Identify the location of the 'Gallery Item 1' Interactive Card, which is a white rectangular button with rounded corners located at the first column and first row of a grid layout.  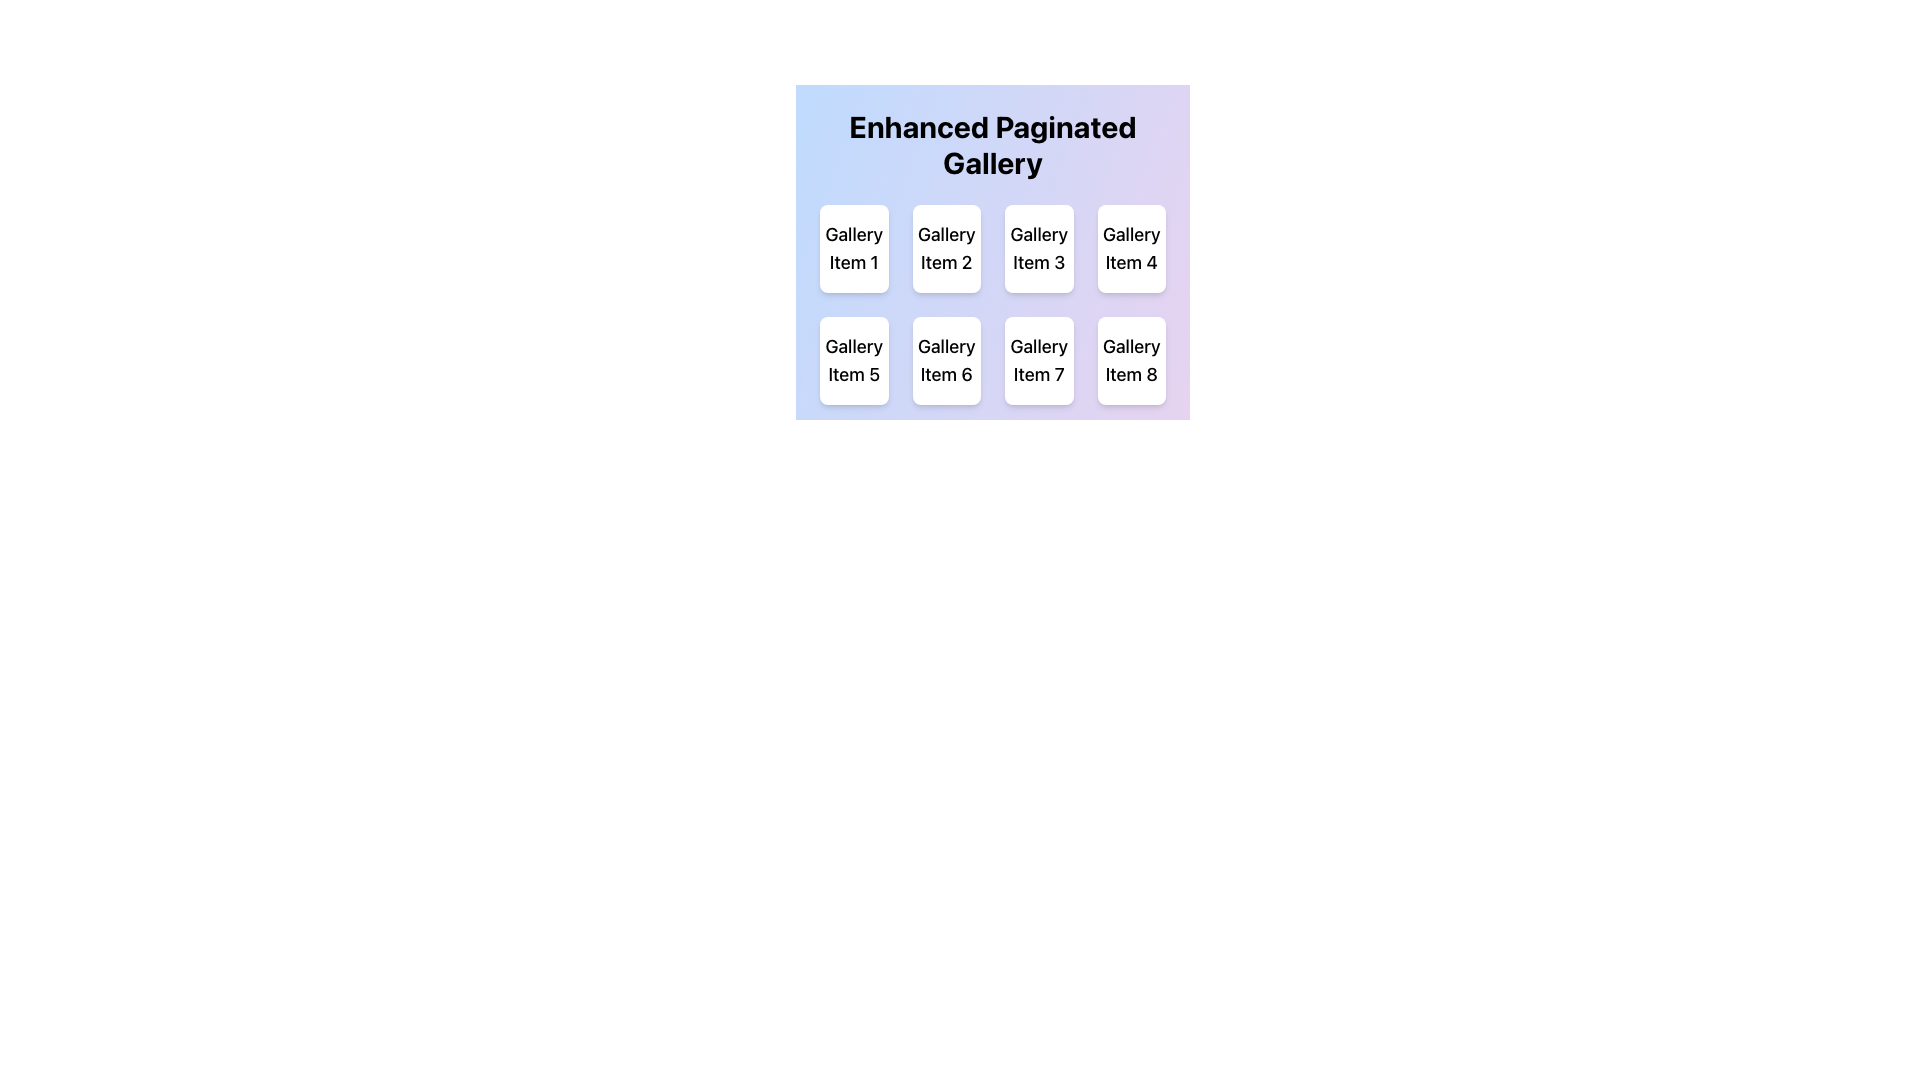
(854, 248).